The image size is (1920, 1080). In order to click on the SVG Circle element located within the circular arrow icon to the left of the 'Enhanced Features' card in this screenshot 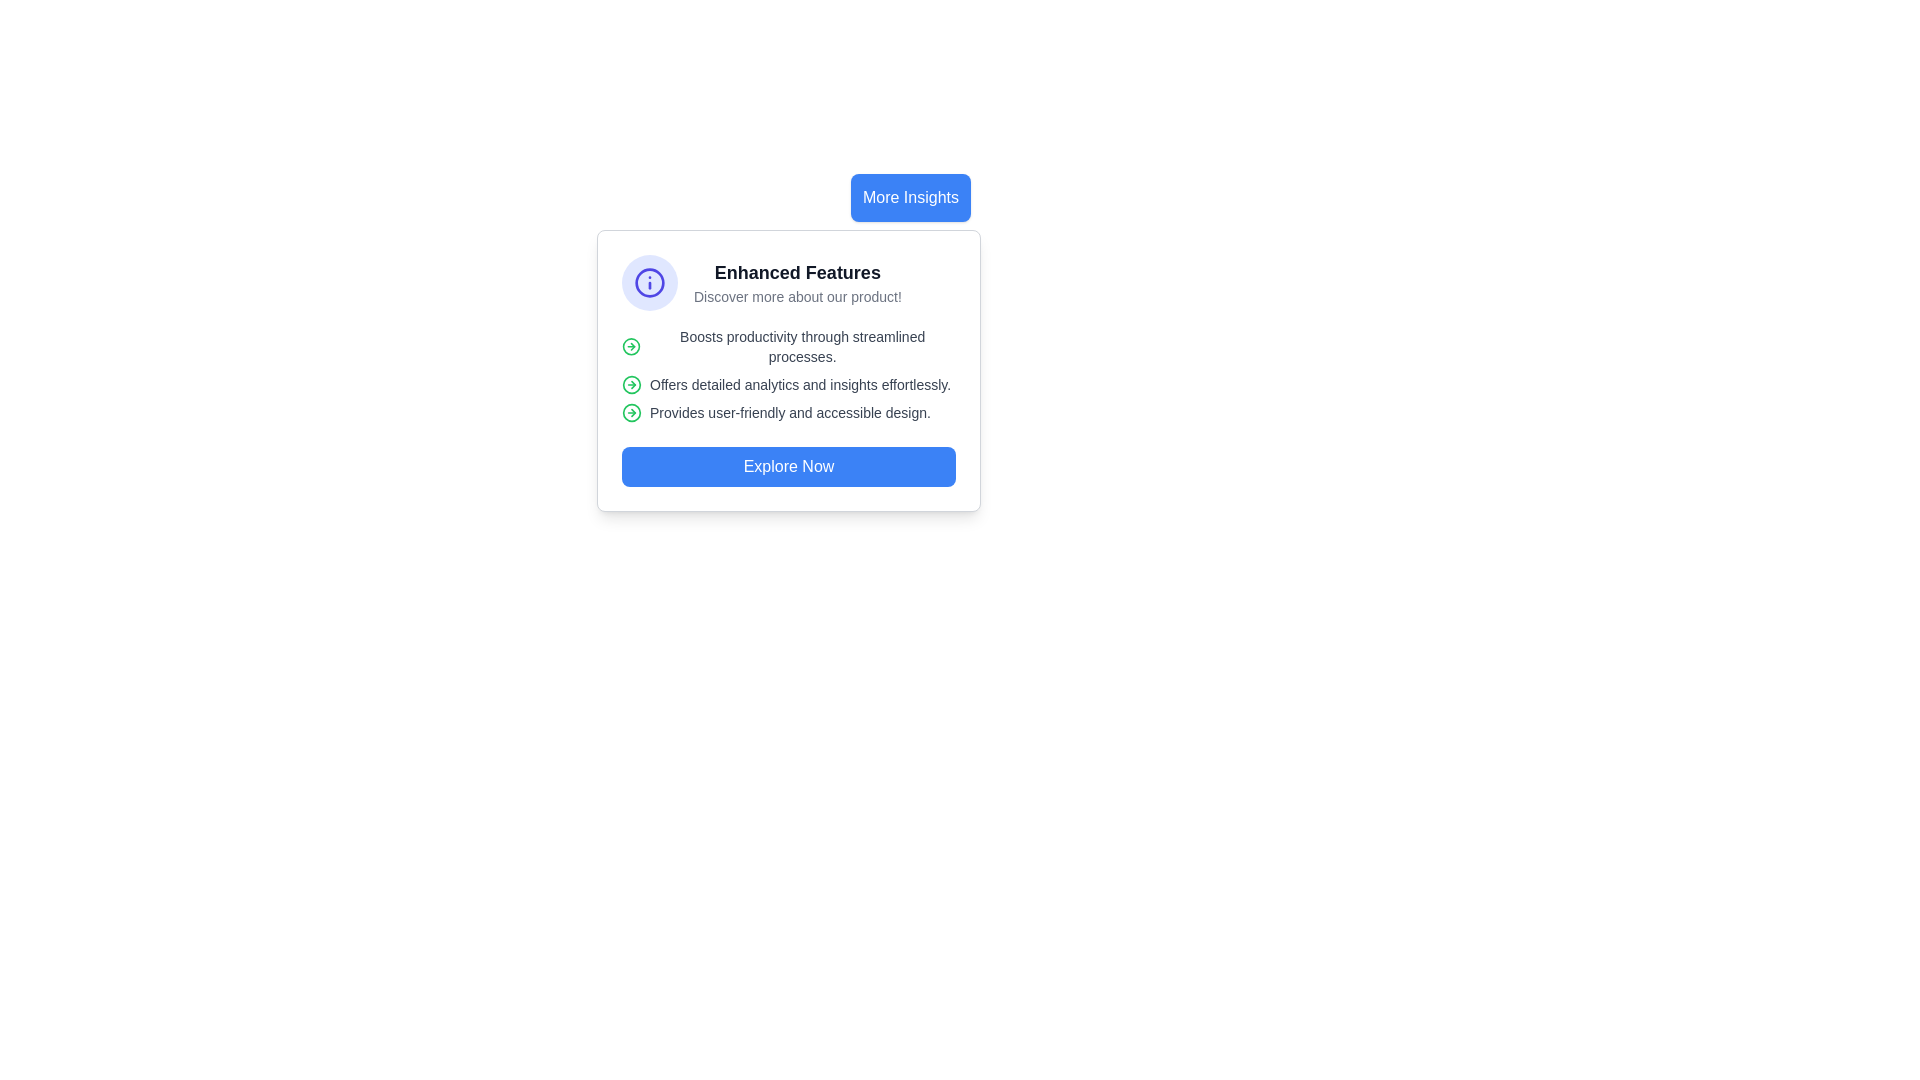, I will do `click(631, 411)`.